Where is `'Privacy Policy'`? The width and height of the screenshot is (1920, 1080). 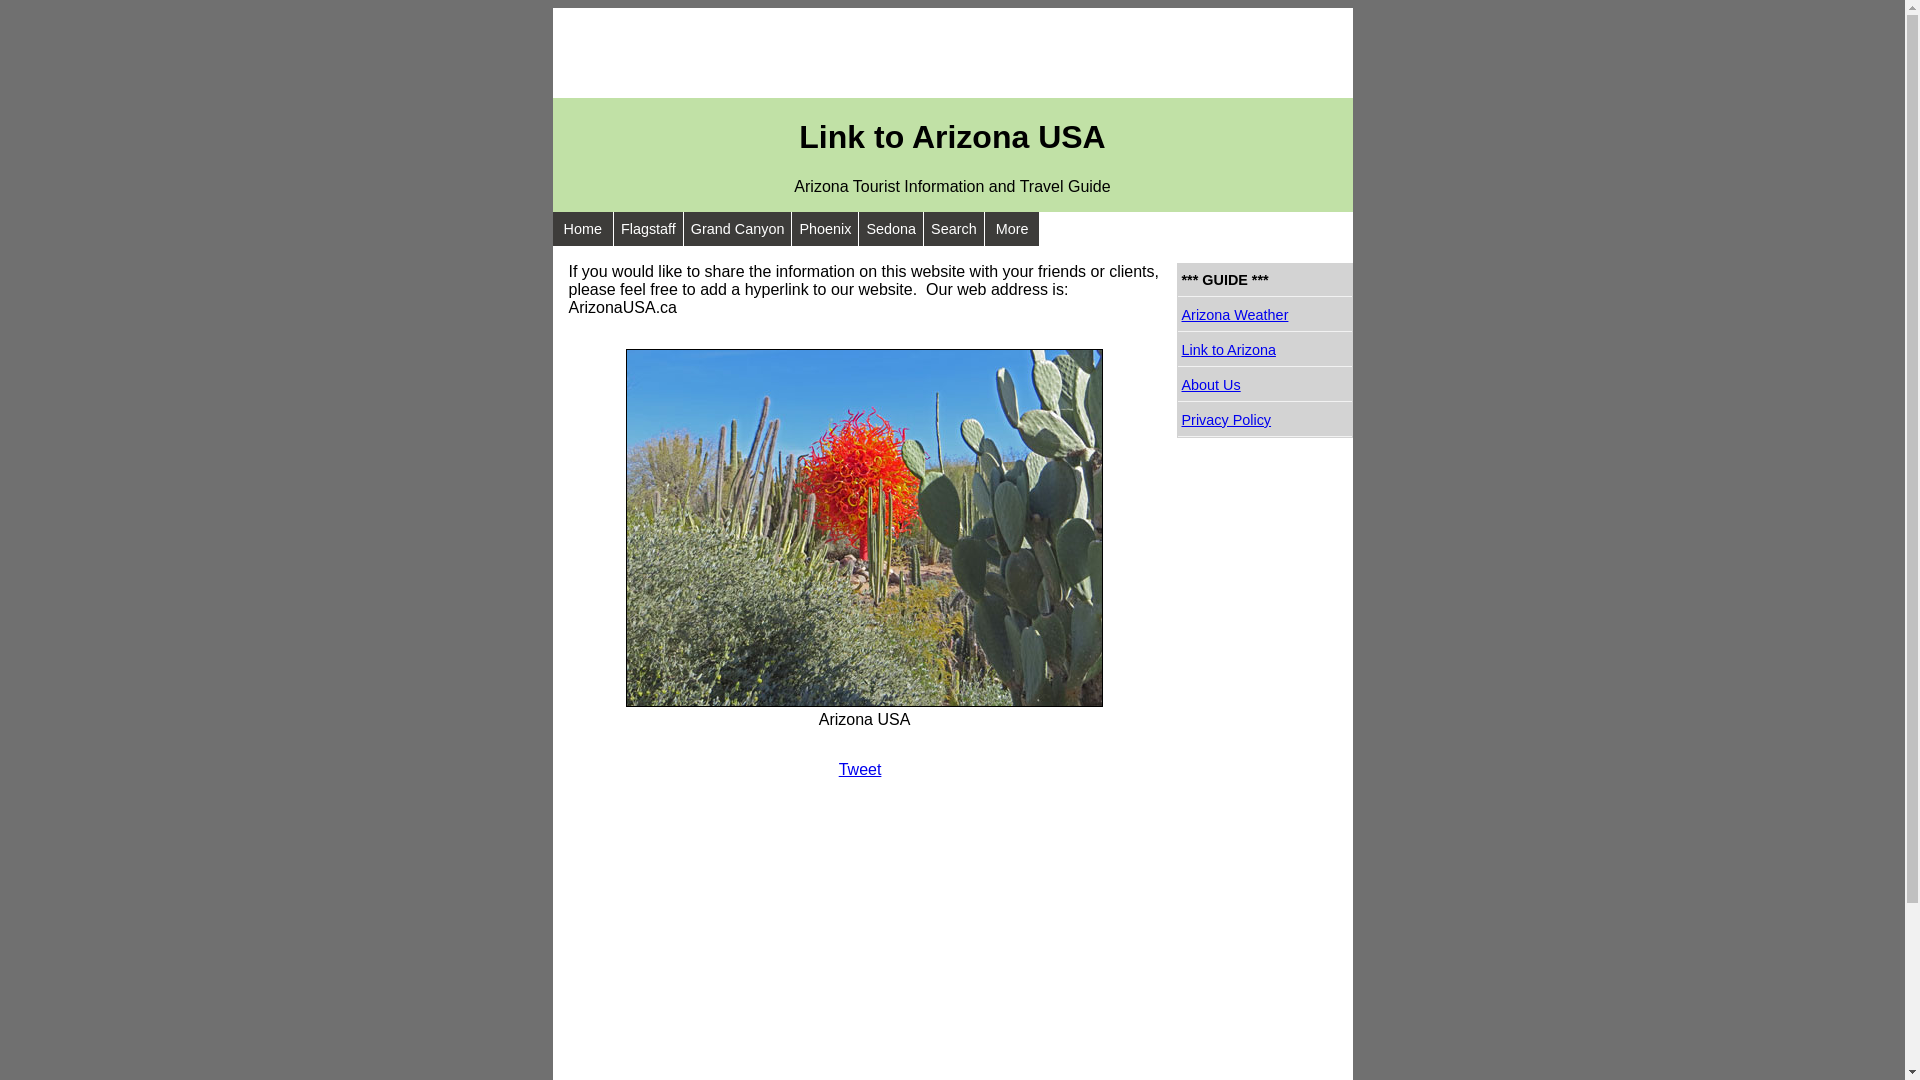 'Privacy Policy' is located at coordinates (1264, 419).